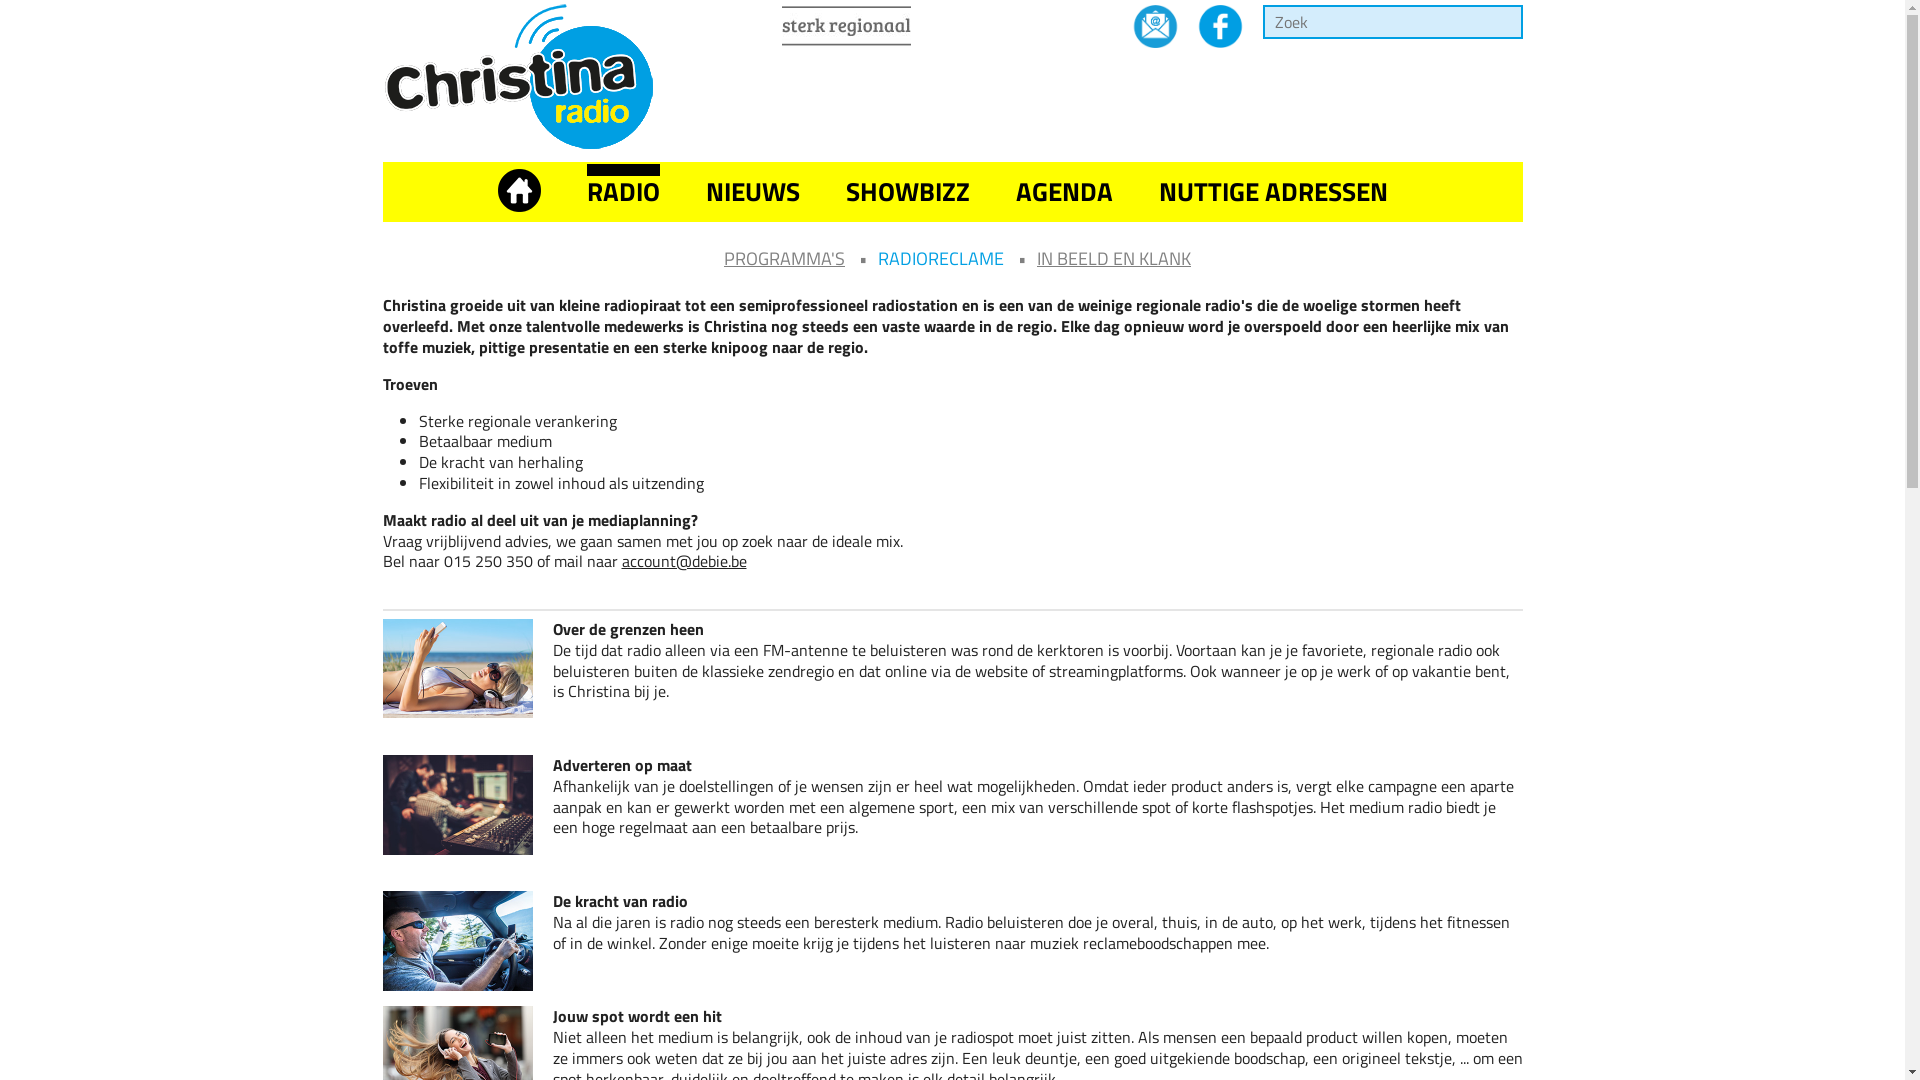 The image size is (1920, 1080). I want to click on 'RADIO', so click(621, 192).